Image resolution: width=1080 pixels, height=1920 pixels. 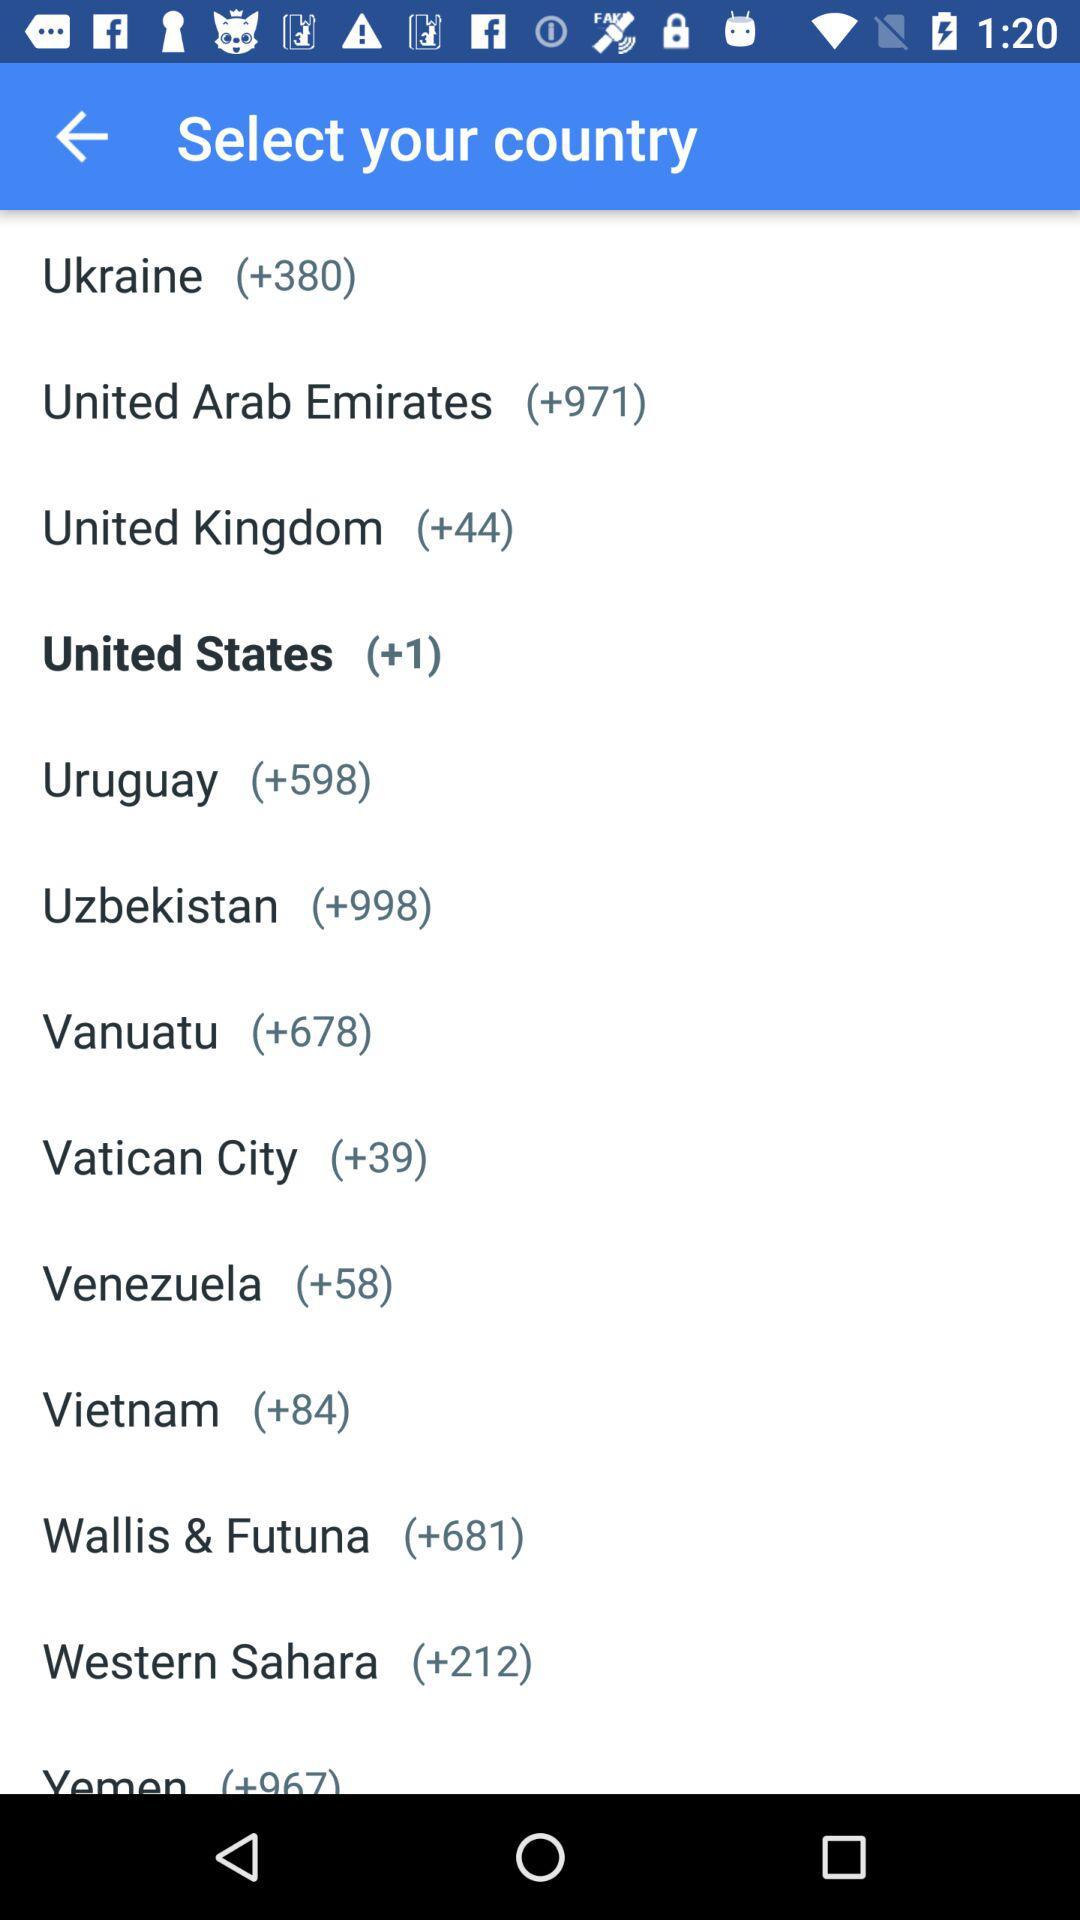 What do you see at coordinates (159, 902) in the screenshot?
I see `the uzbekistan item` at bounding box center [159, 902].